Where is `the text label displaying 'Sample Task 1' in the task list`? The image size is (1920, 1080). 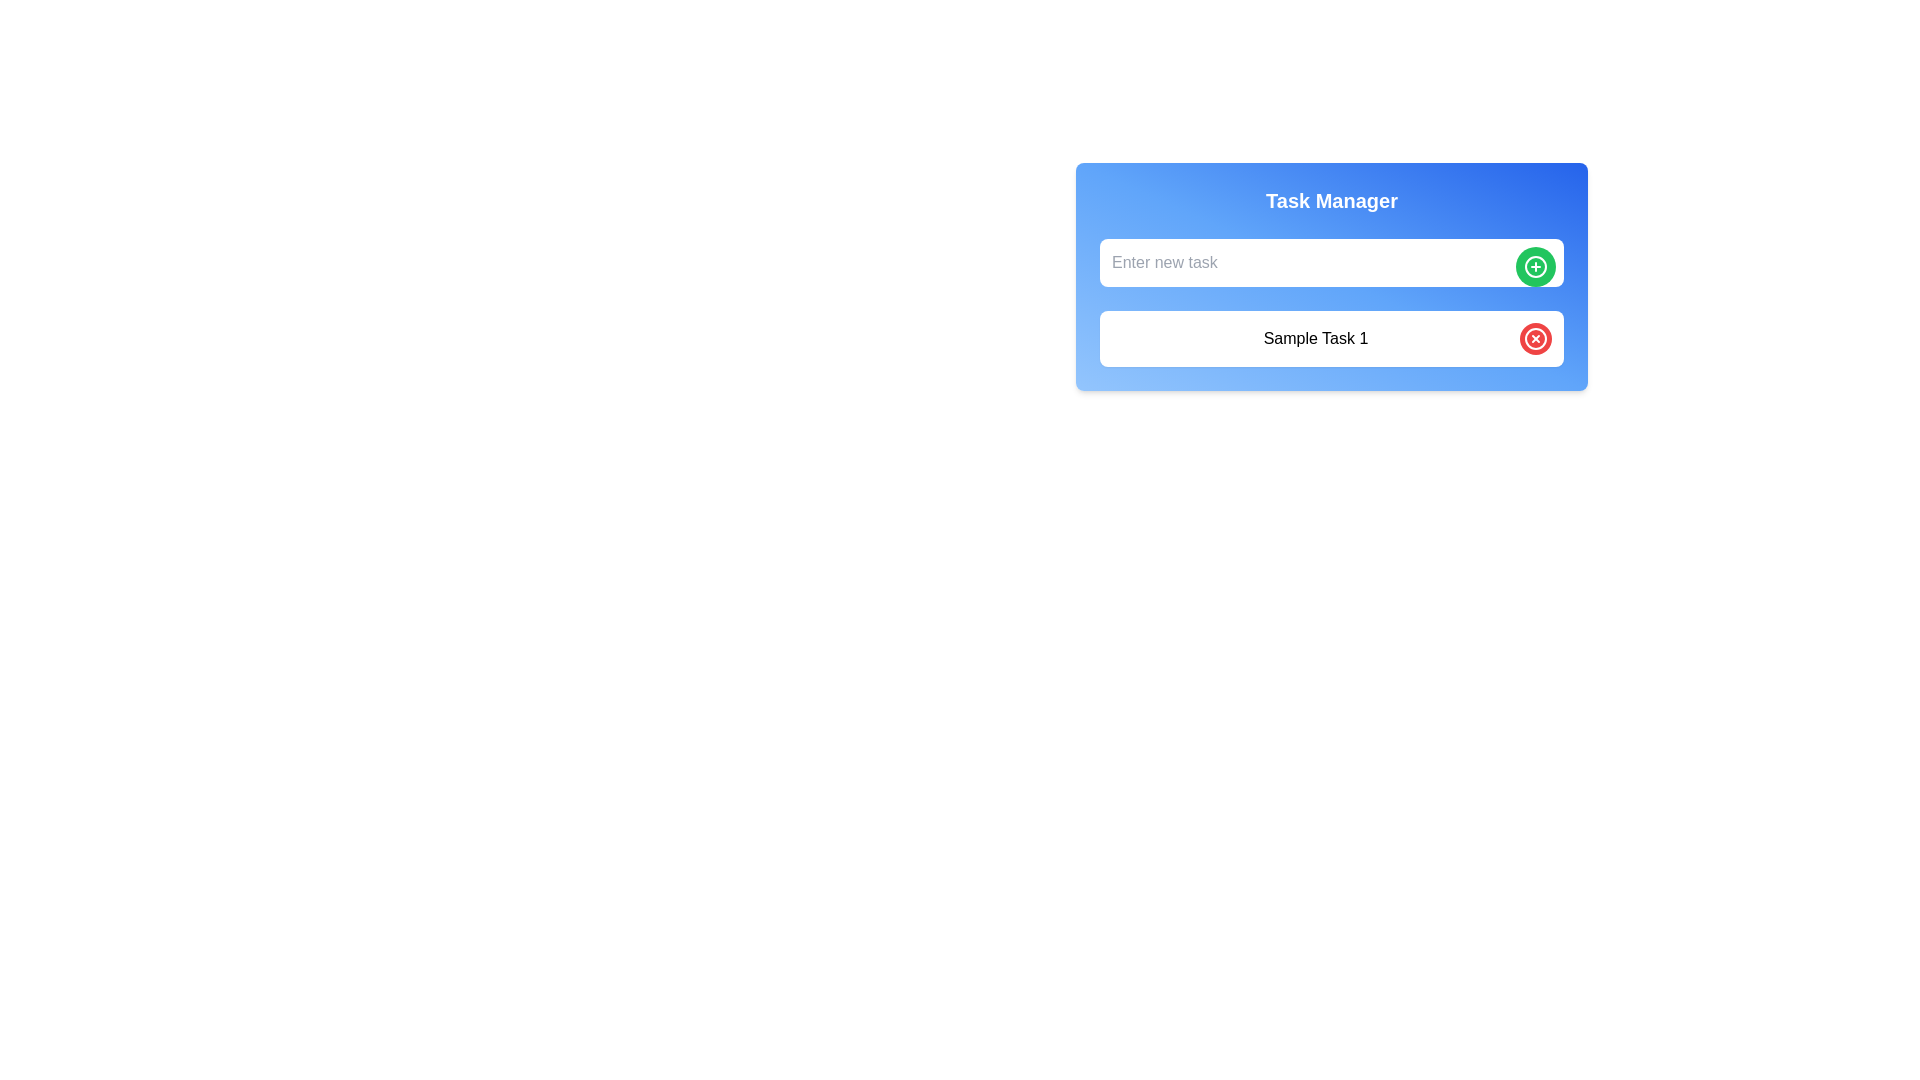 the text label displaying 'Sample Task 1' in the task list is located at coordinates (1315, 338).